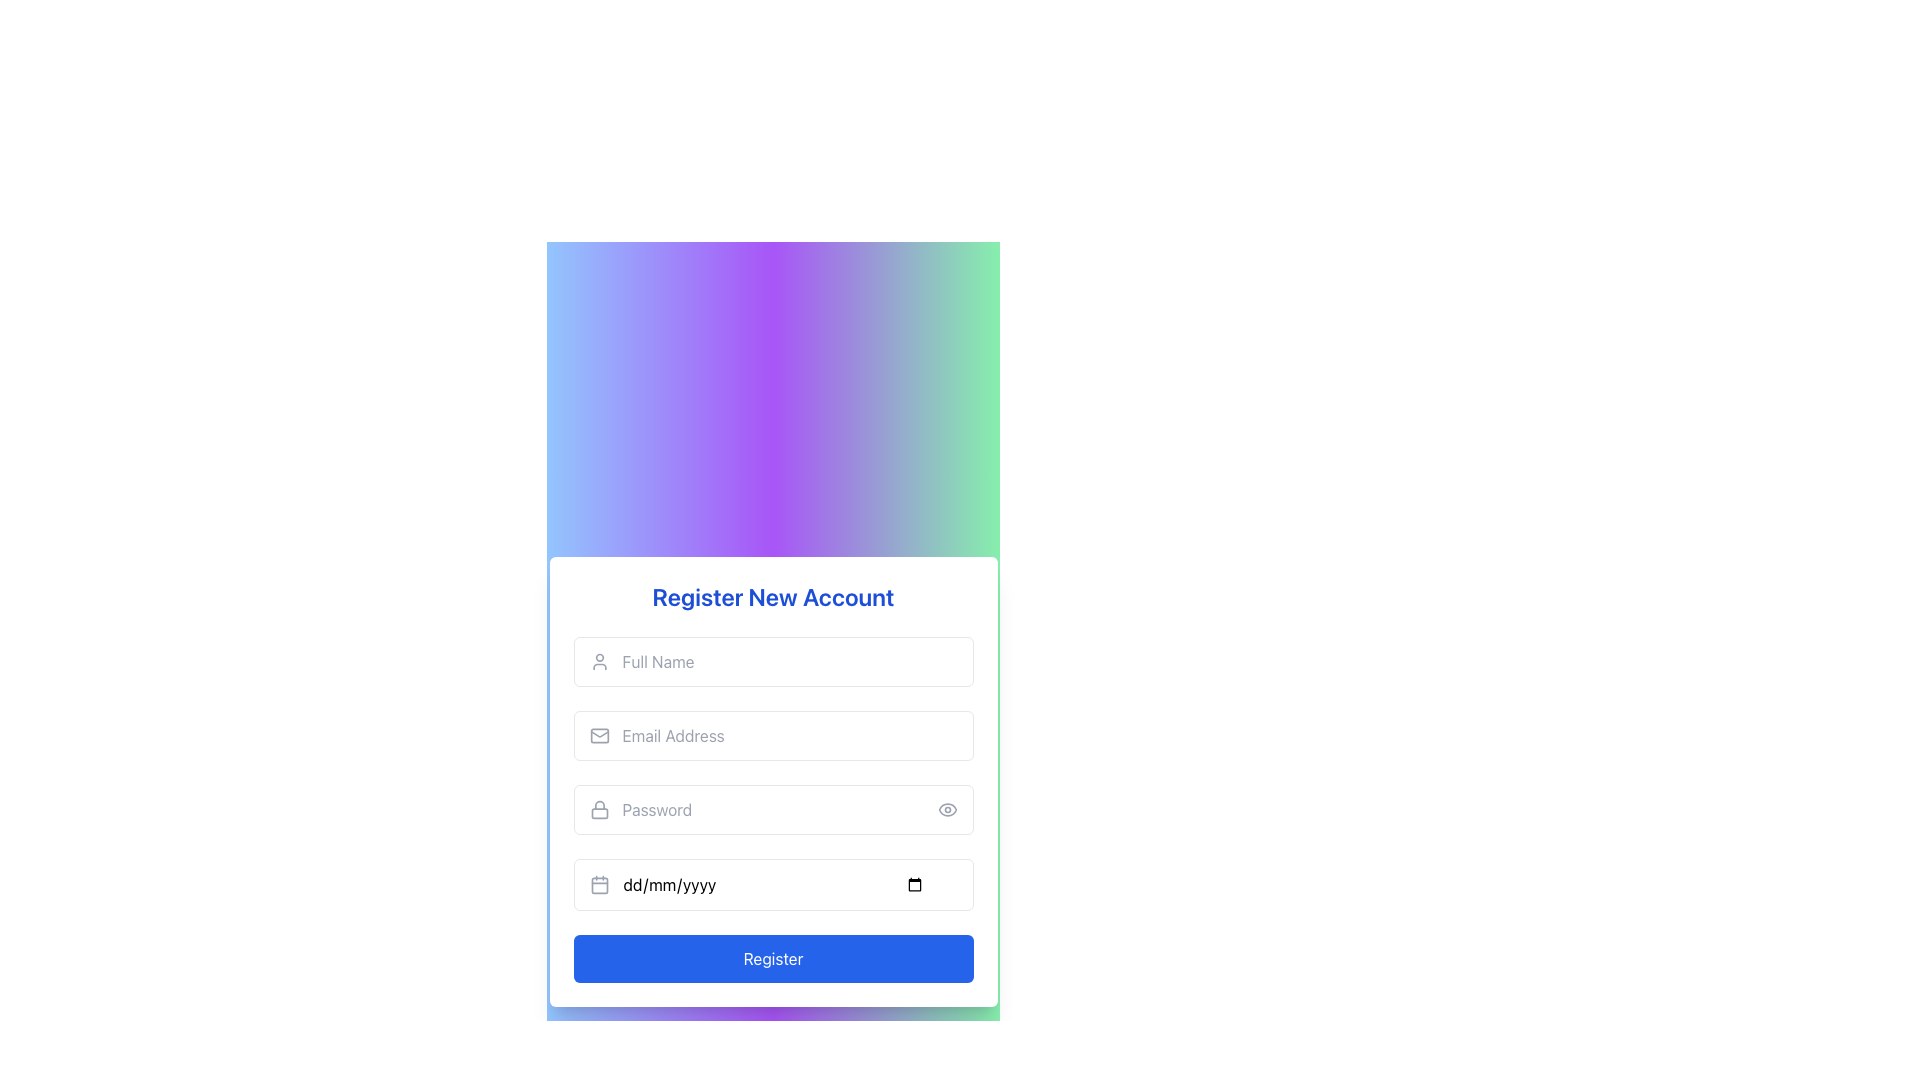 The image size is (1920, 1080). Describe the element at coordinates (598, 810) in the screenshot. I see `the lock icon, which is a minimalist styled padlock located to the left of the 'Password' input field in the registration form` at that location.